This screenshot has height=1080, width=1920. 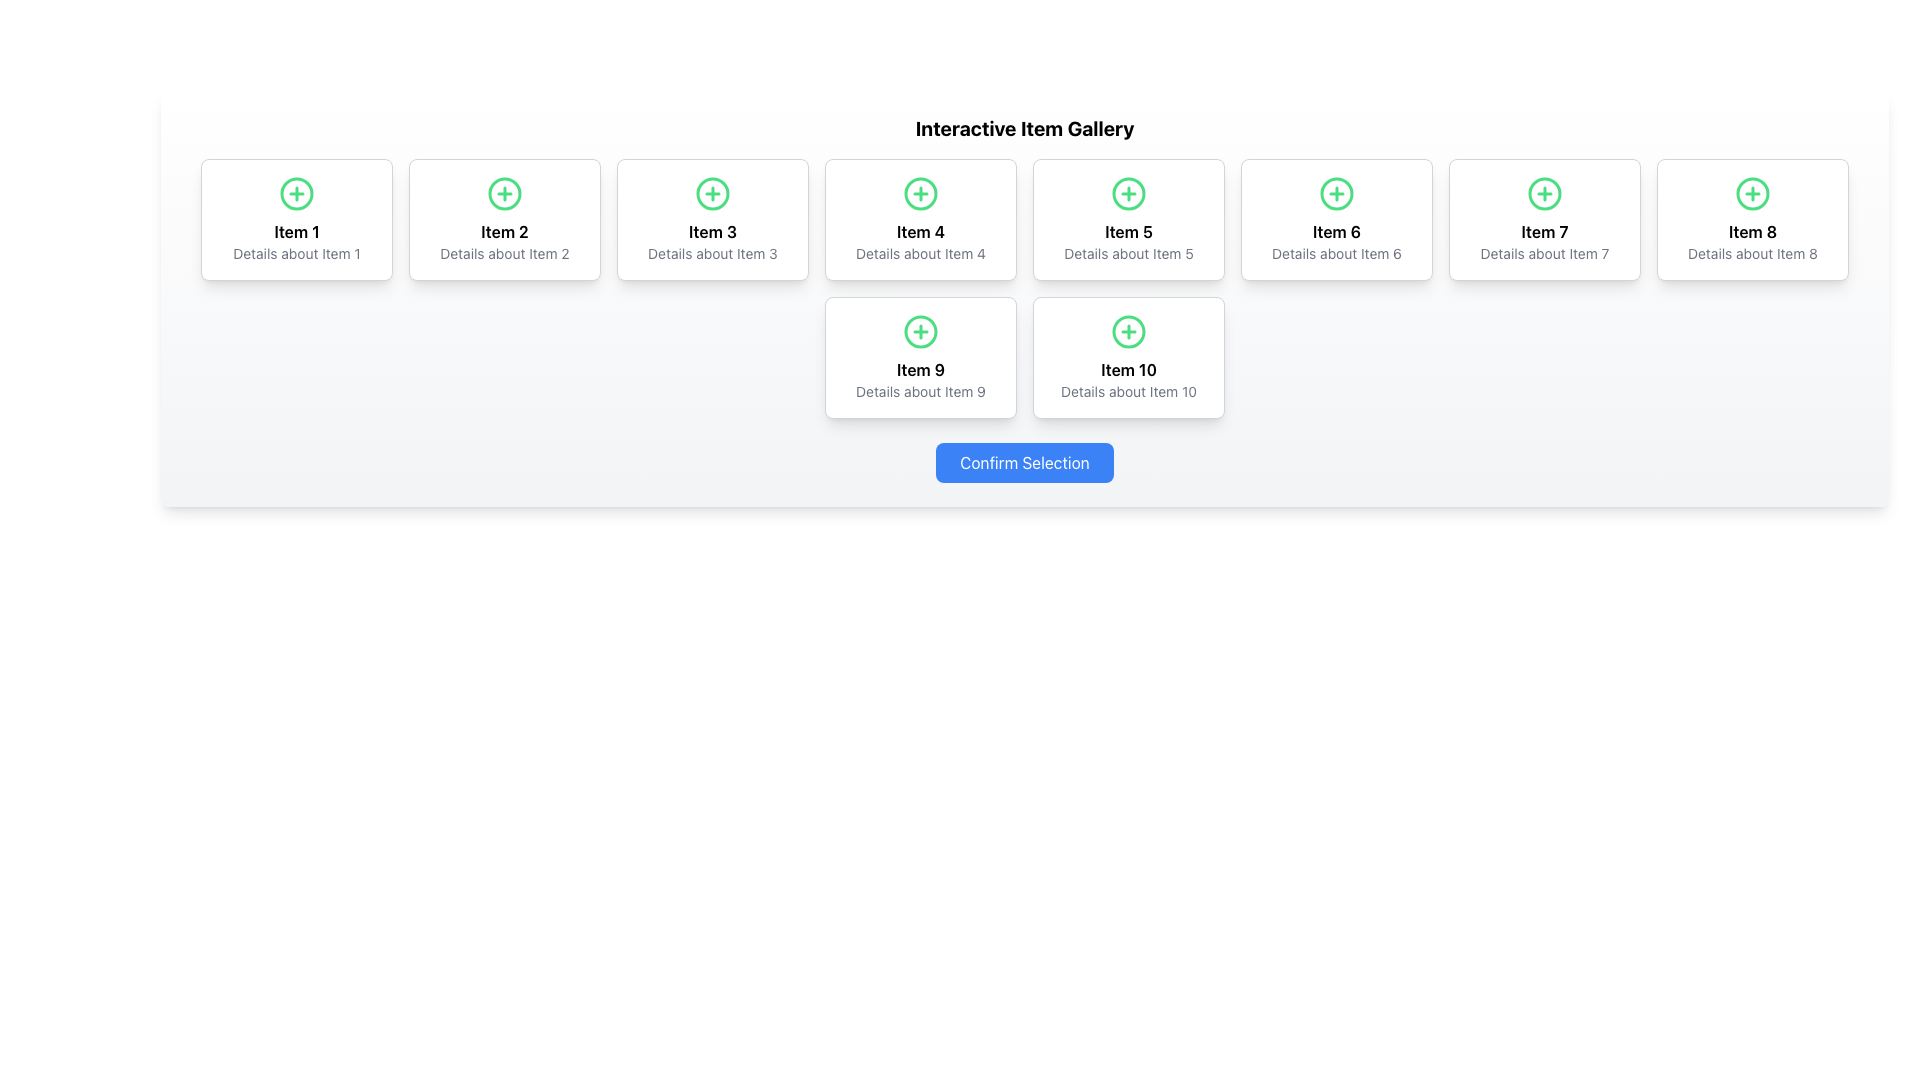 I want to click on the text label indicating the name or title of the first card in the top row of the grid layout, so click(x=296, y=230).